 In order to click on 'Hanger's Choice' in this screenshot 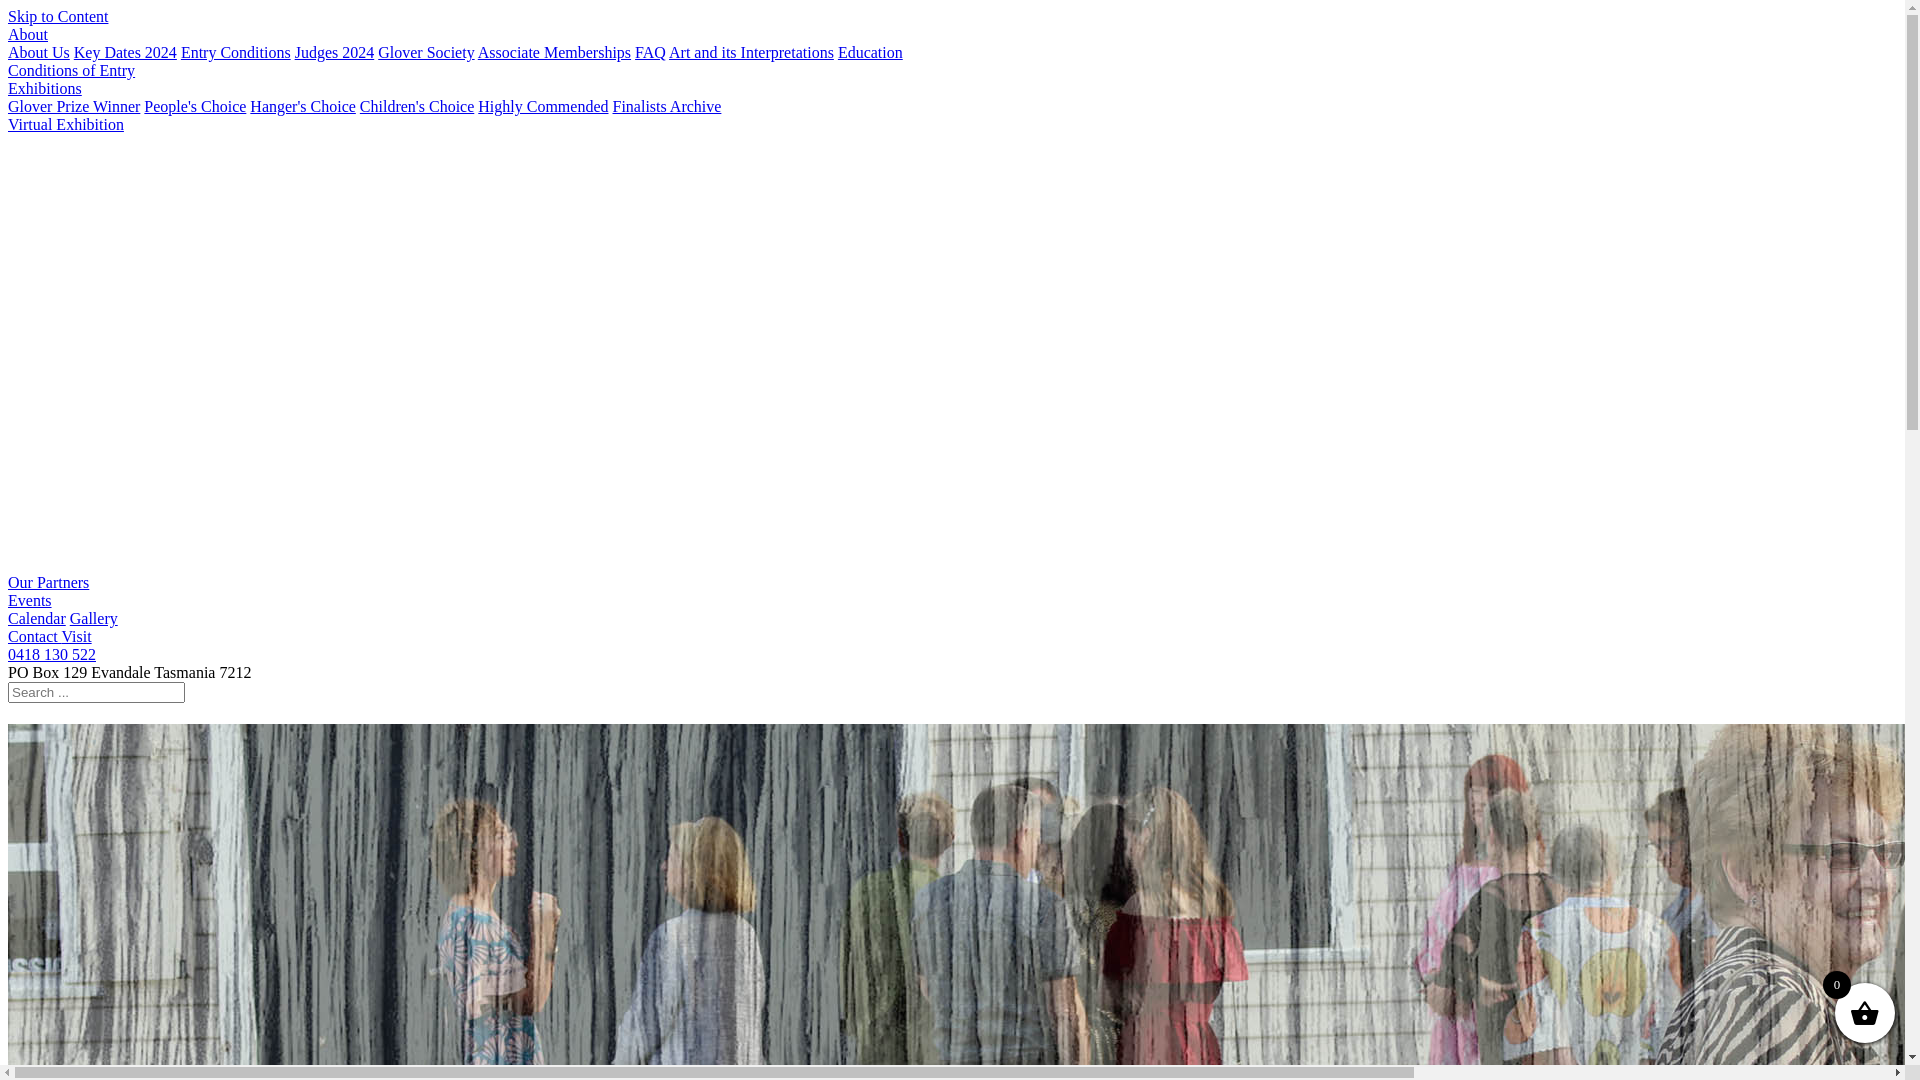, I will do `click(301, 106)`.